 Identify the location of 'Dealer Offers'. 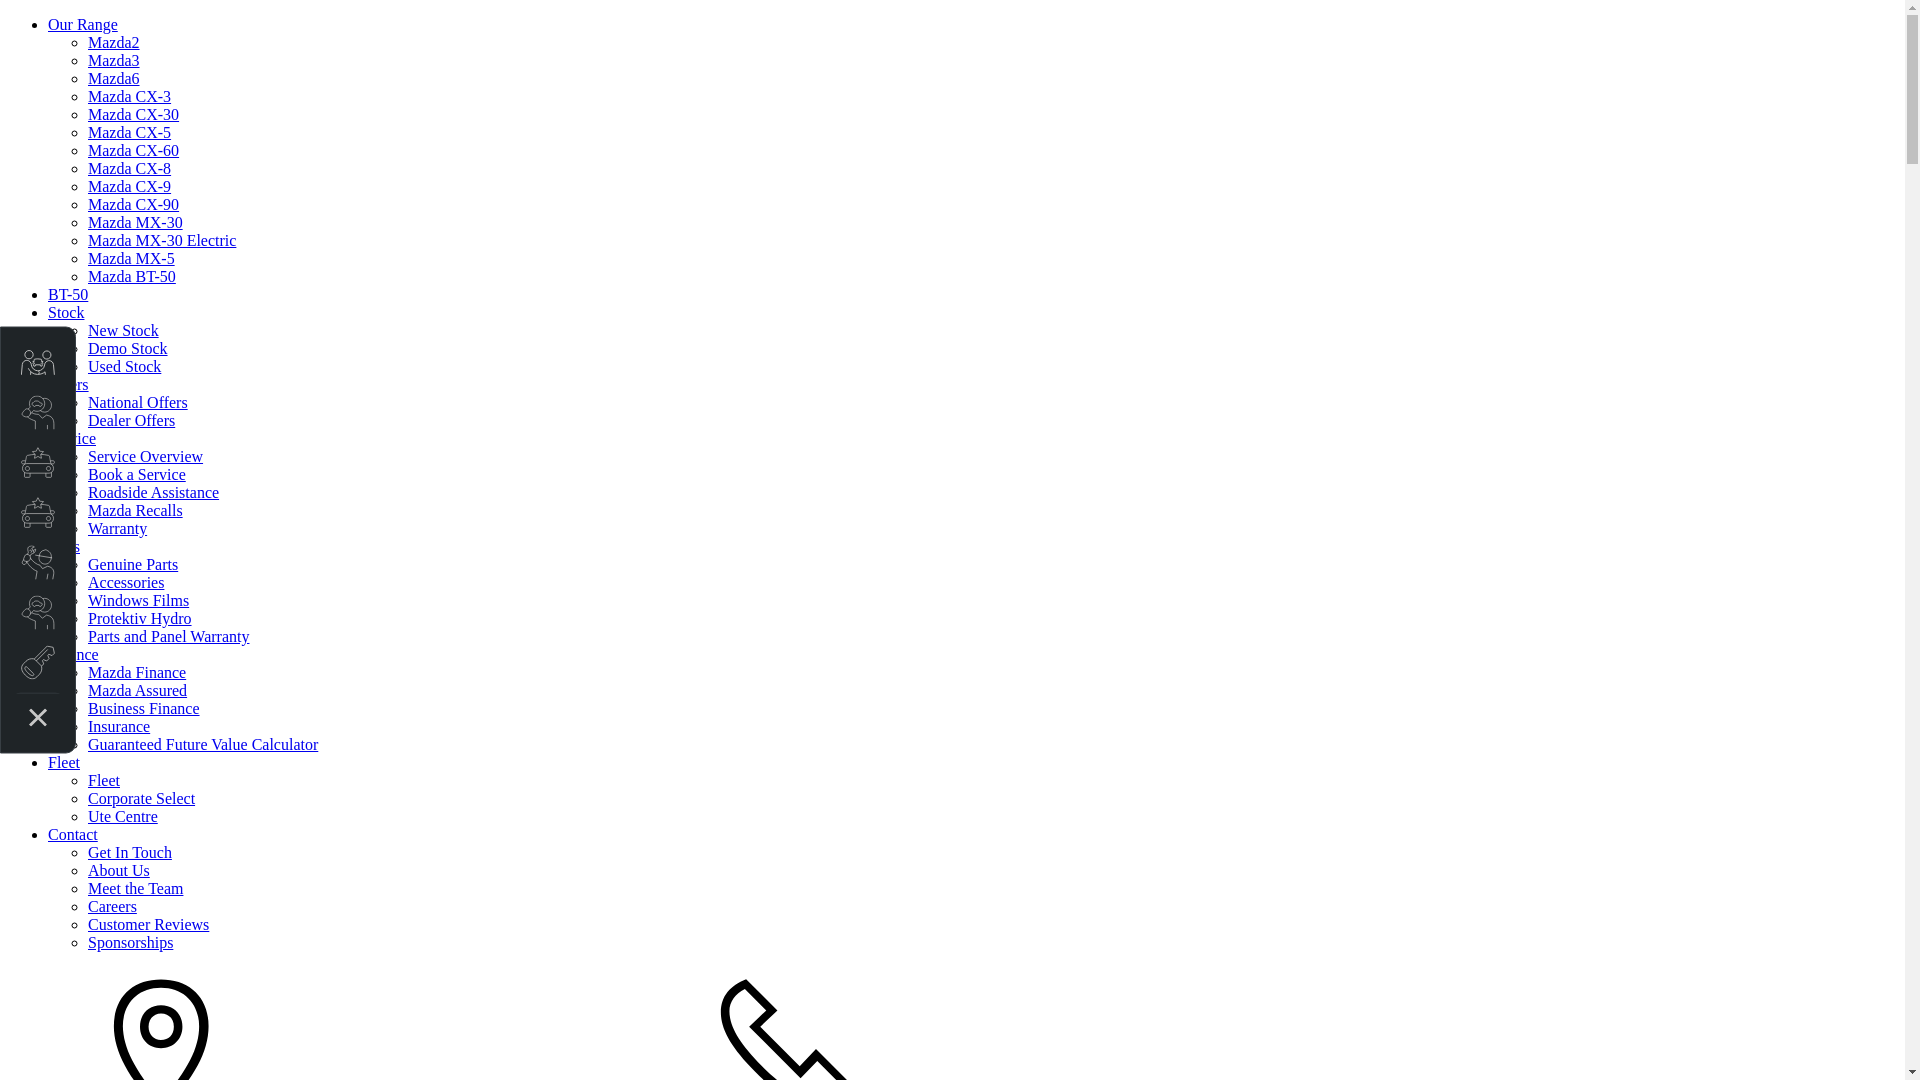
(130, 419).